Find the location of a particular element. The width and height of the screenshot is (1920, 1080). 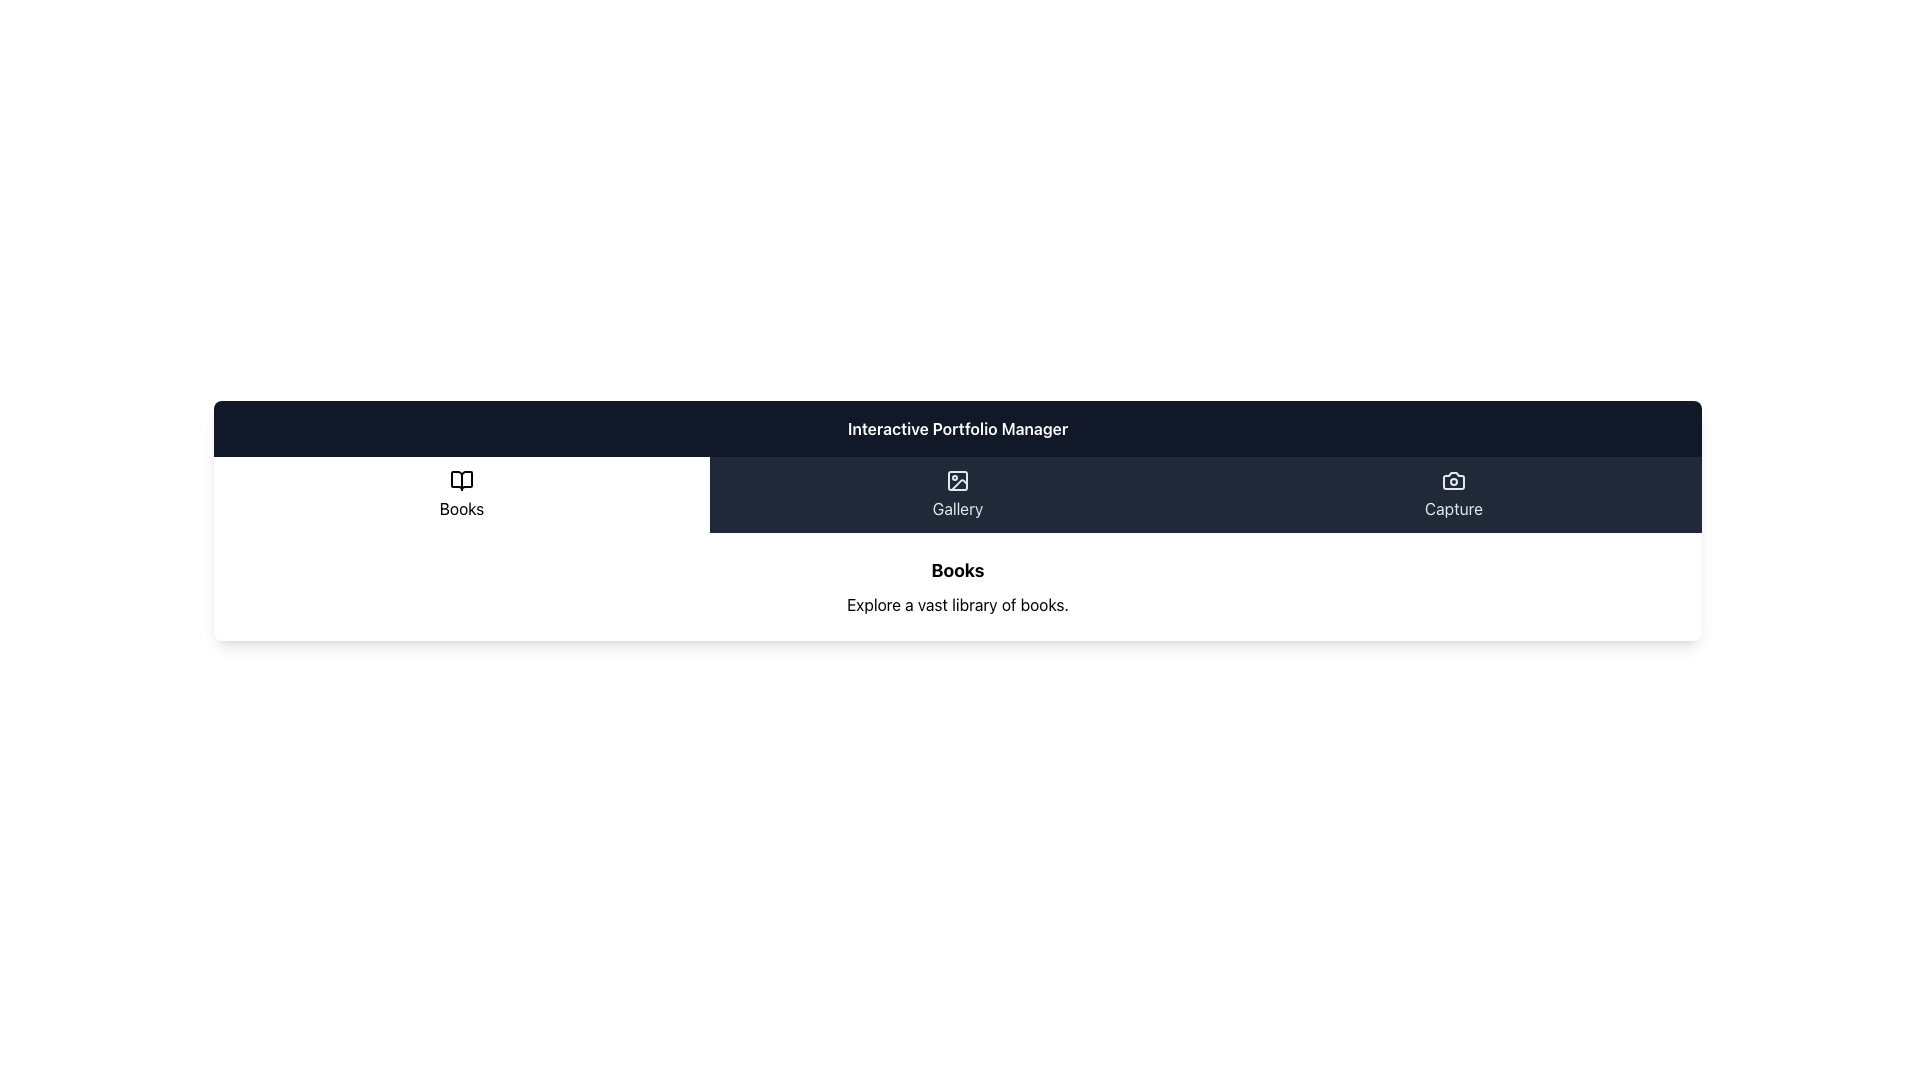

the 'Capture' icon-text UI element, which features a camera icon at the top and the text 'Capture' below it is located at coordinates (1454, 494).